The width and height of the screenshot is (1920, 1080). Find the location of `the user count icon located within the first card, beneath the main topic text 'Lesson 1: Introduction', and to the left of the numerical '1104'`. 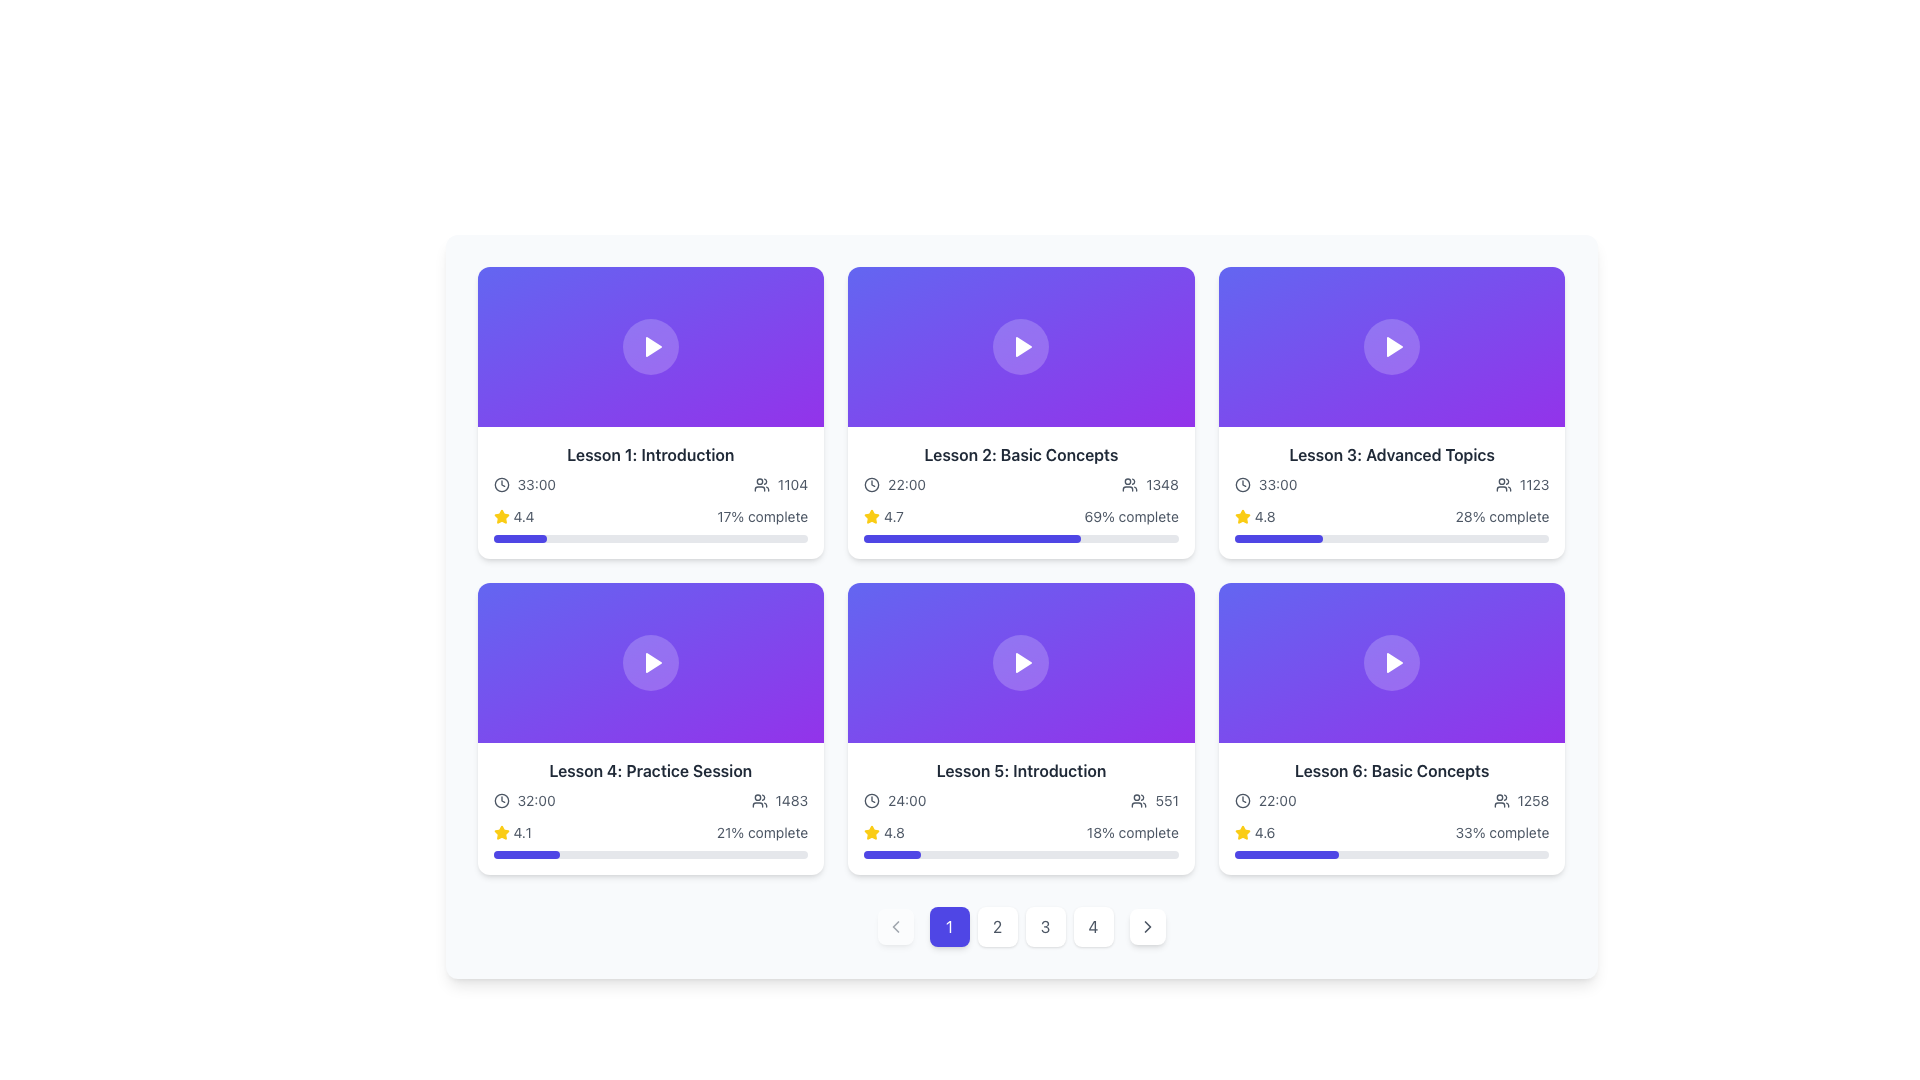

the user count icon located within the first card, beneath the main topic text 'Lesson 1: Introduction', and to the left of the numerical '1104' is located at coordinates (760, 485).